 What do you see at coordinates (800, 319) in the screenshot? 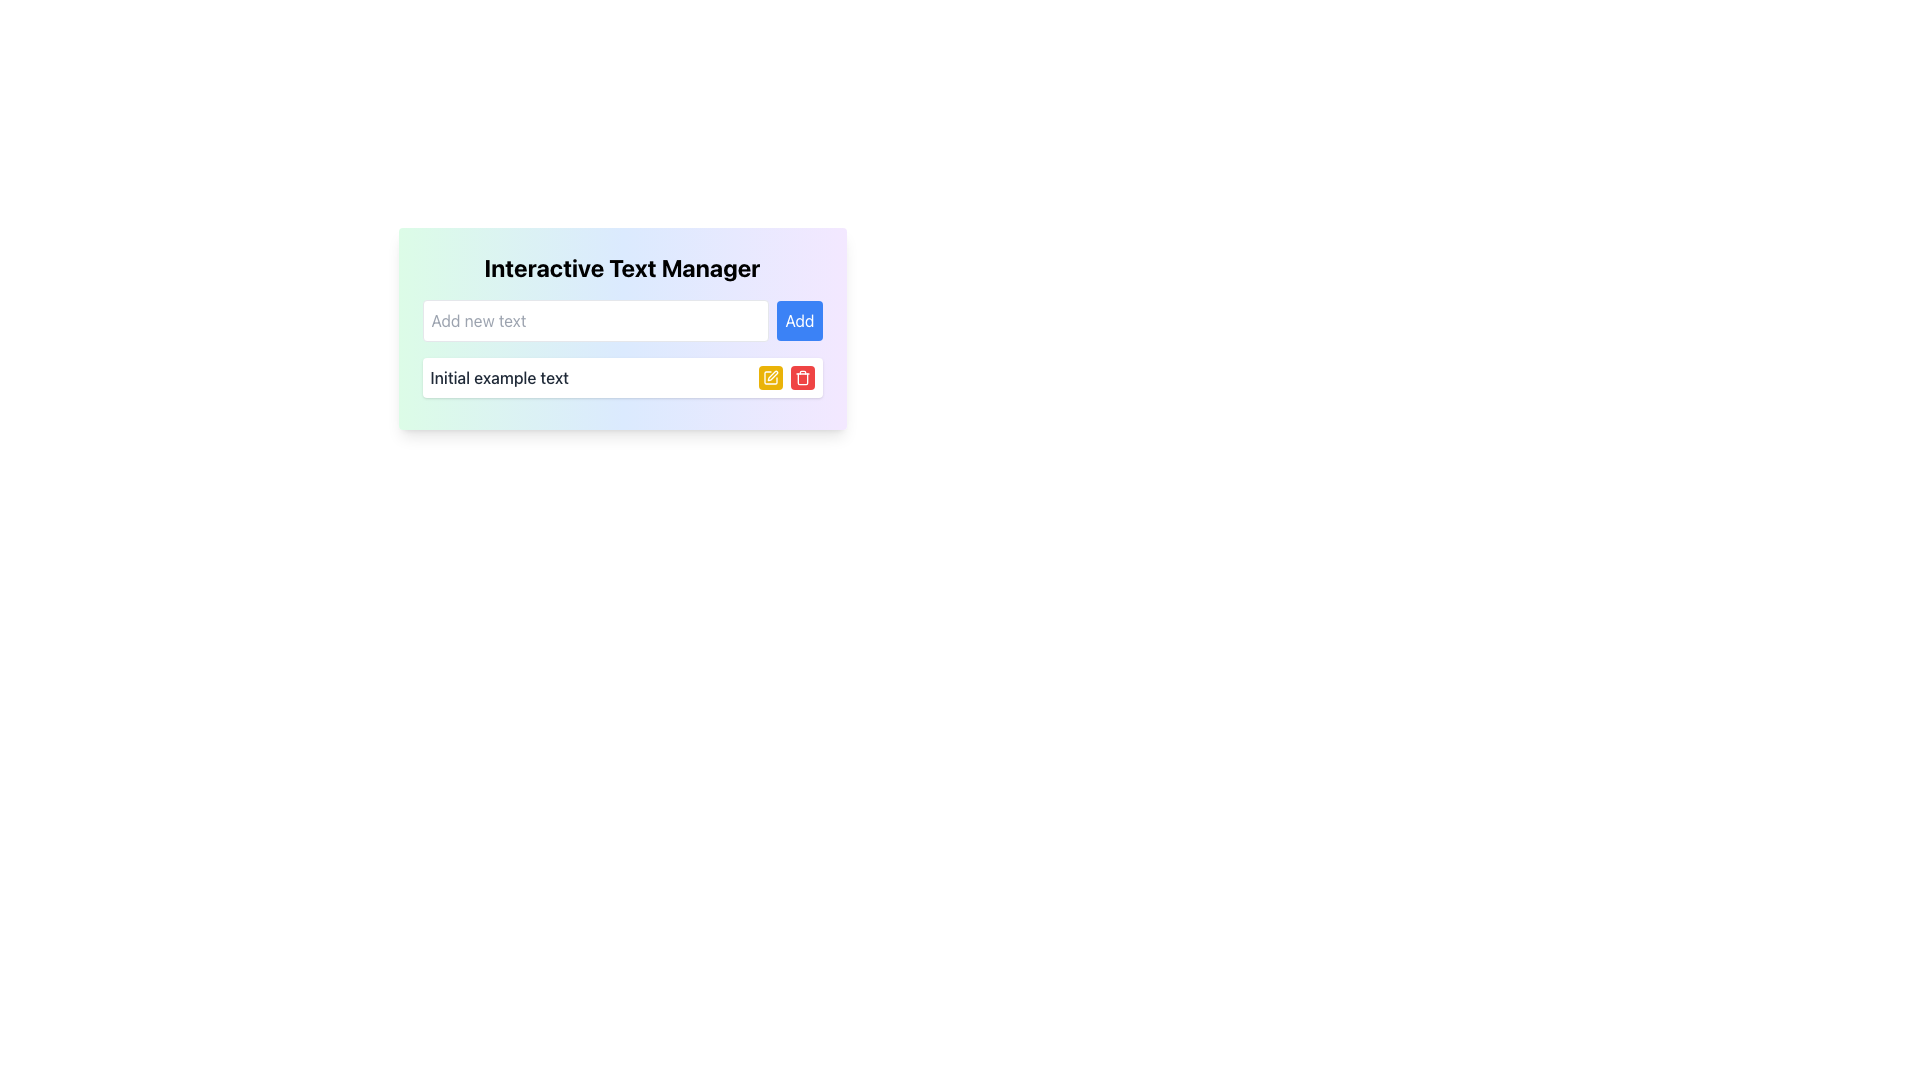
I see `the blue 'Add' button with rounded corners to observe the UI feedback` at bounding box center [800, 319].